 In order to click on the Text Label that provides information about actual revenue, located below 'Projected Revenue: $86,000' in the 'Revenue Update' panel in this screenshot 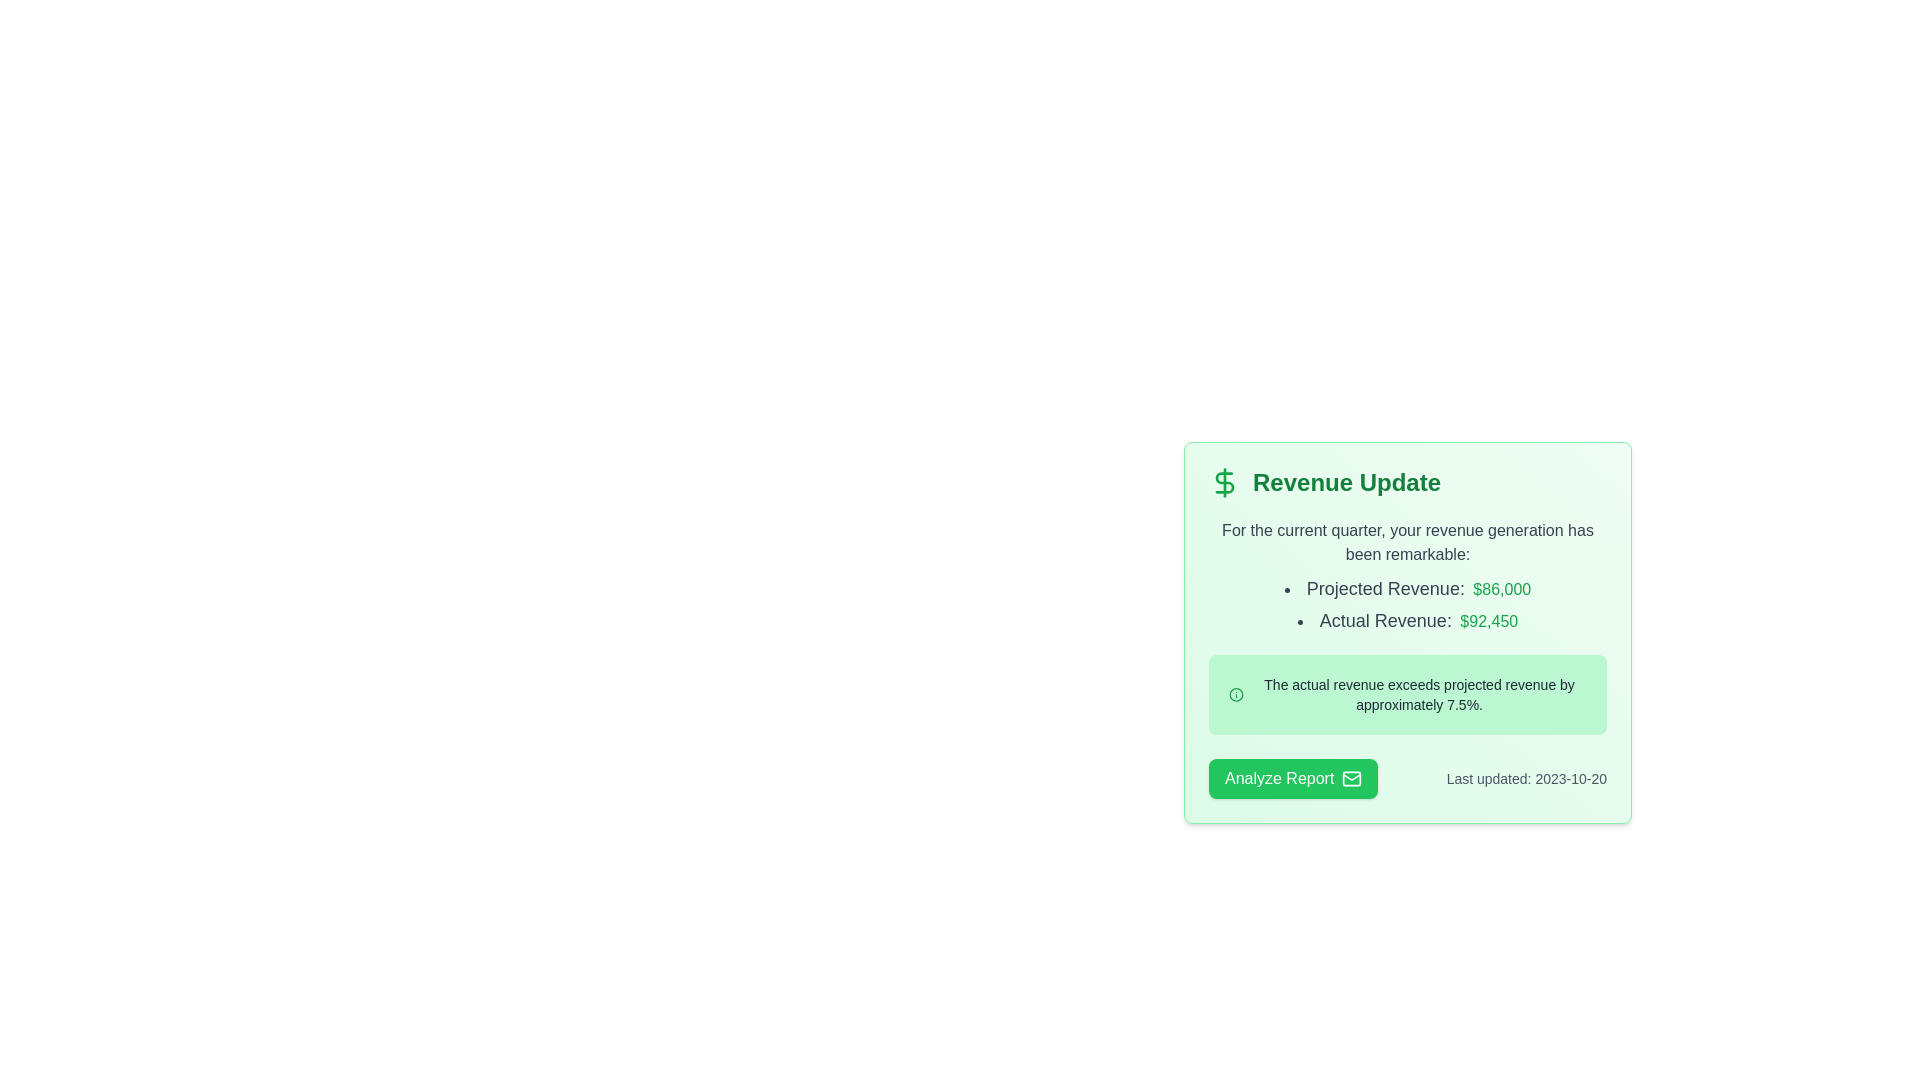, I will do `click(1406, 620)`.